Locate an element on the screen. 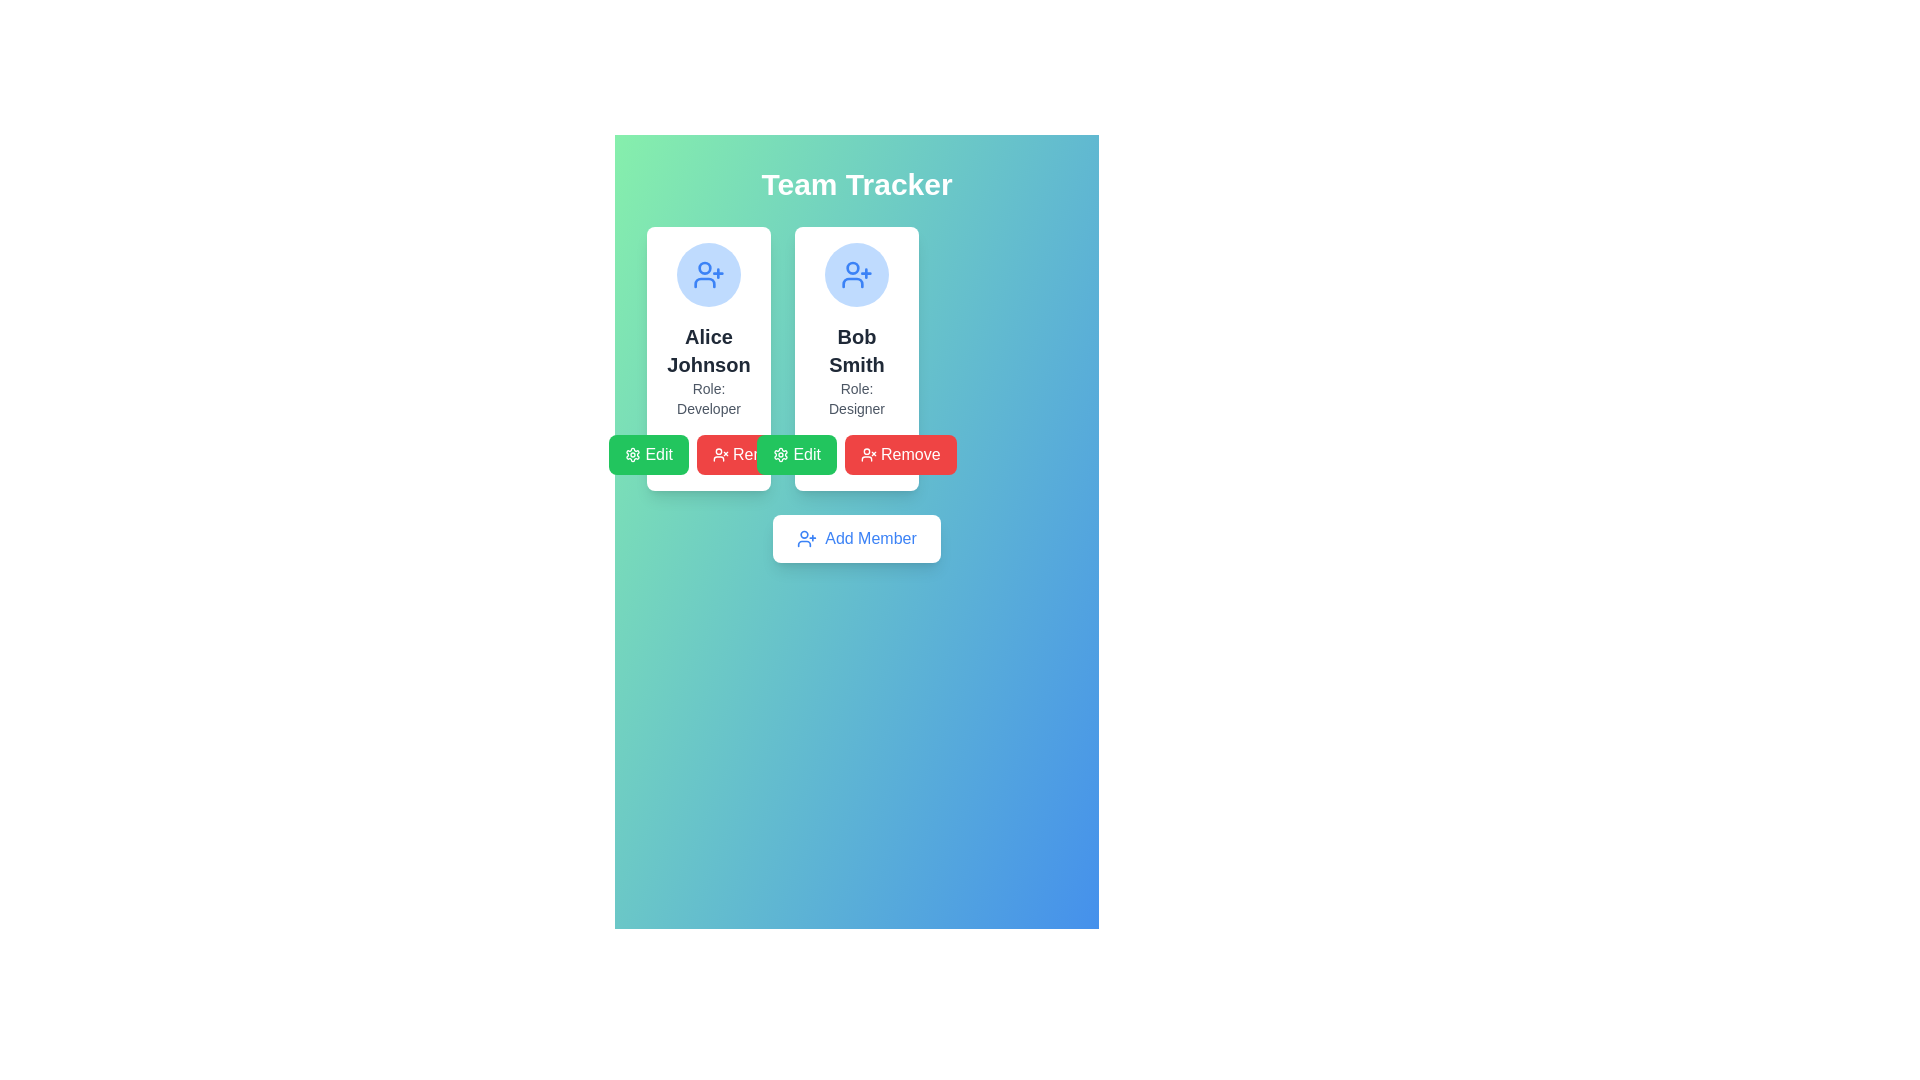 This screenshot has width=1920, height=1080. the bold, large-sized text element reading 'Team Tracker' which is centered at the top of a gradient background from green to blue is located at coordinates (857, 185).